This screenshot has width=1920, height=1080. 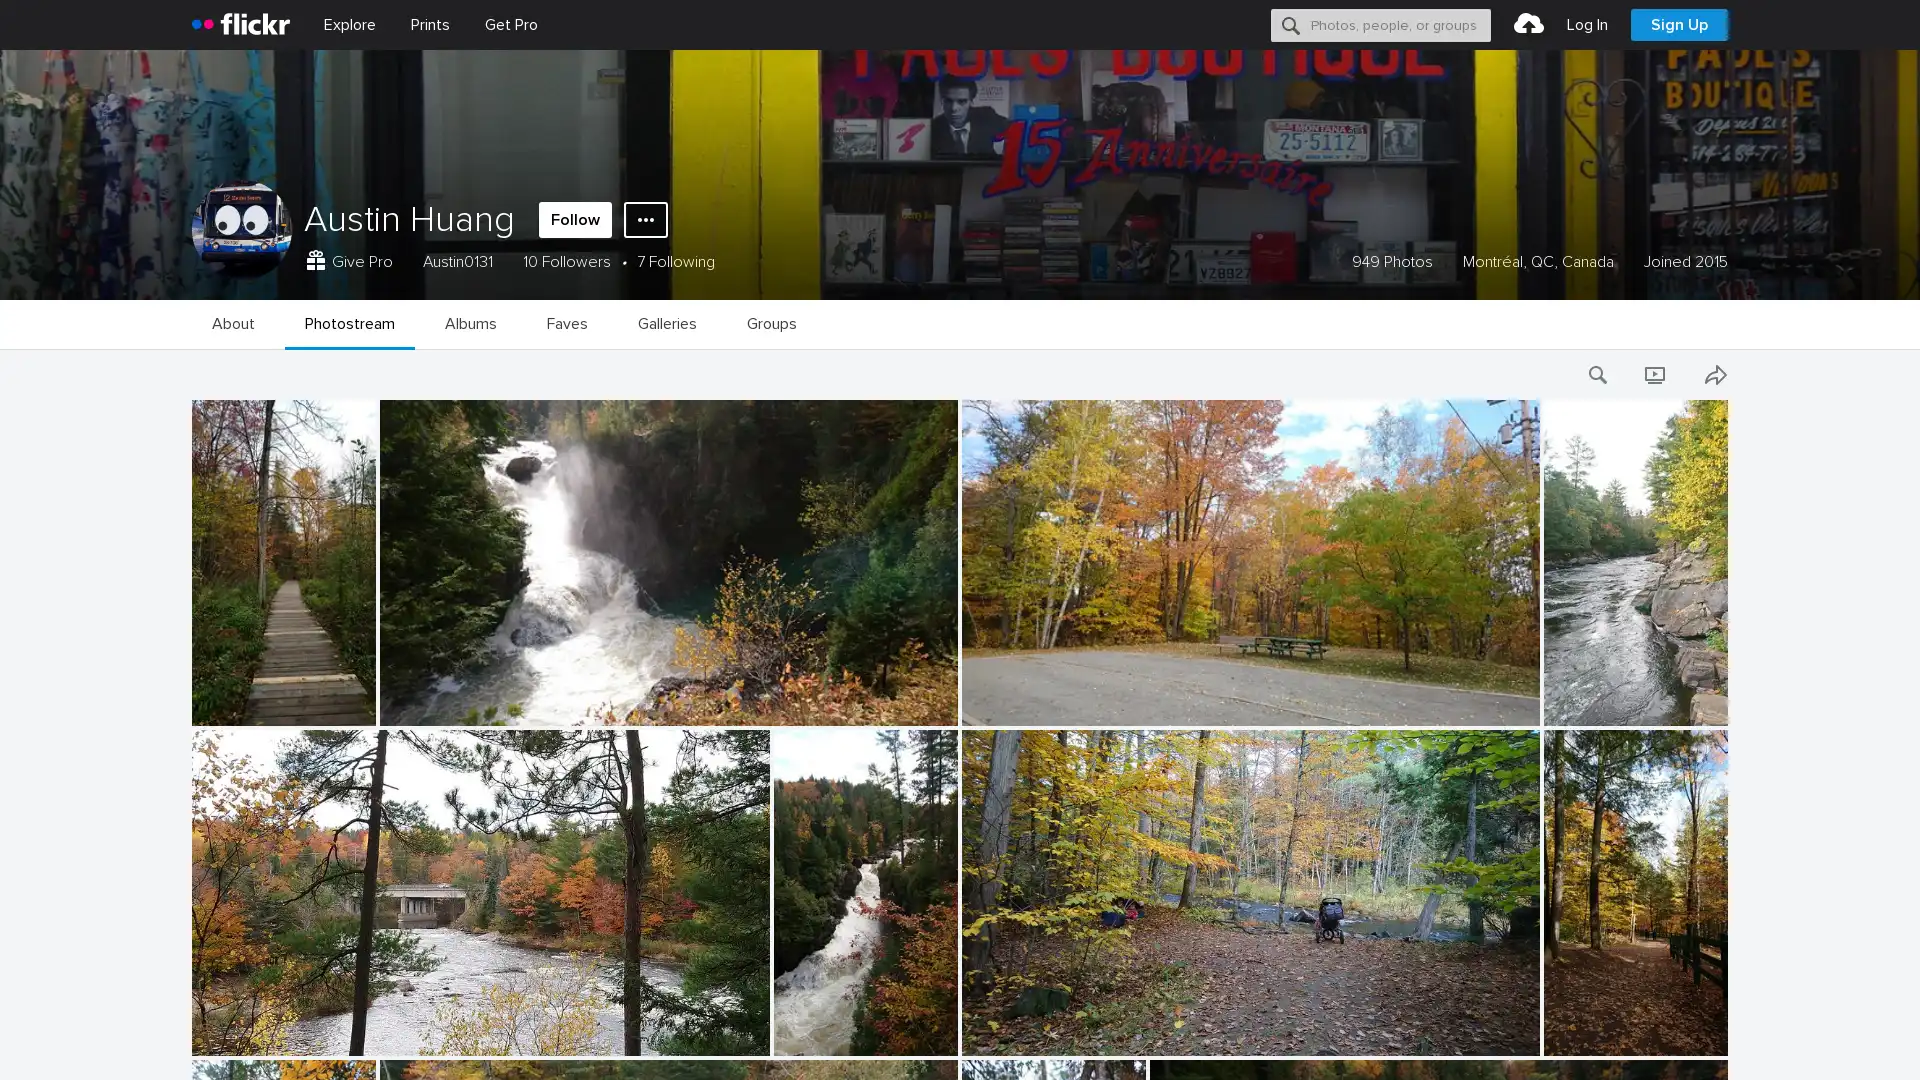 What do you see at coordinates (1616, 1041) in the screenshot?
I see `Opt-out` at bounding box center [1616, 1041].